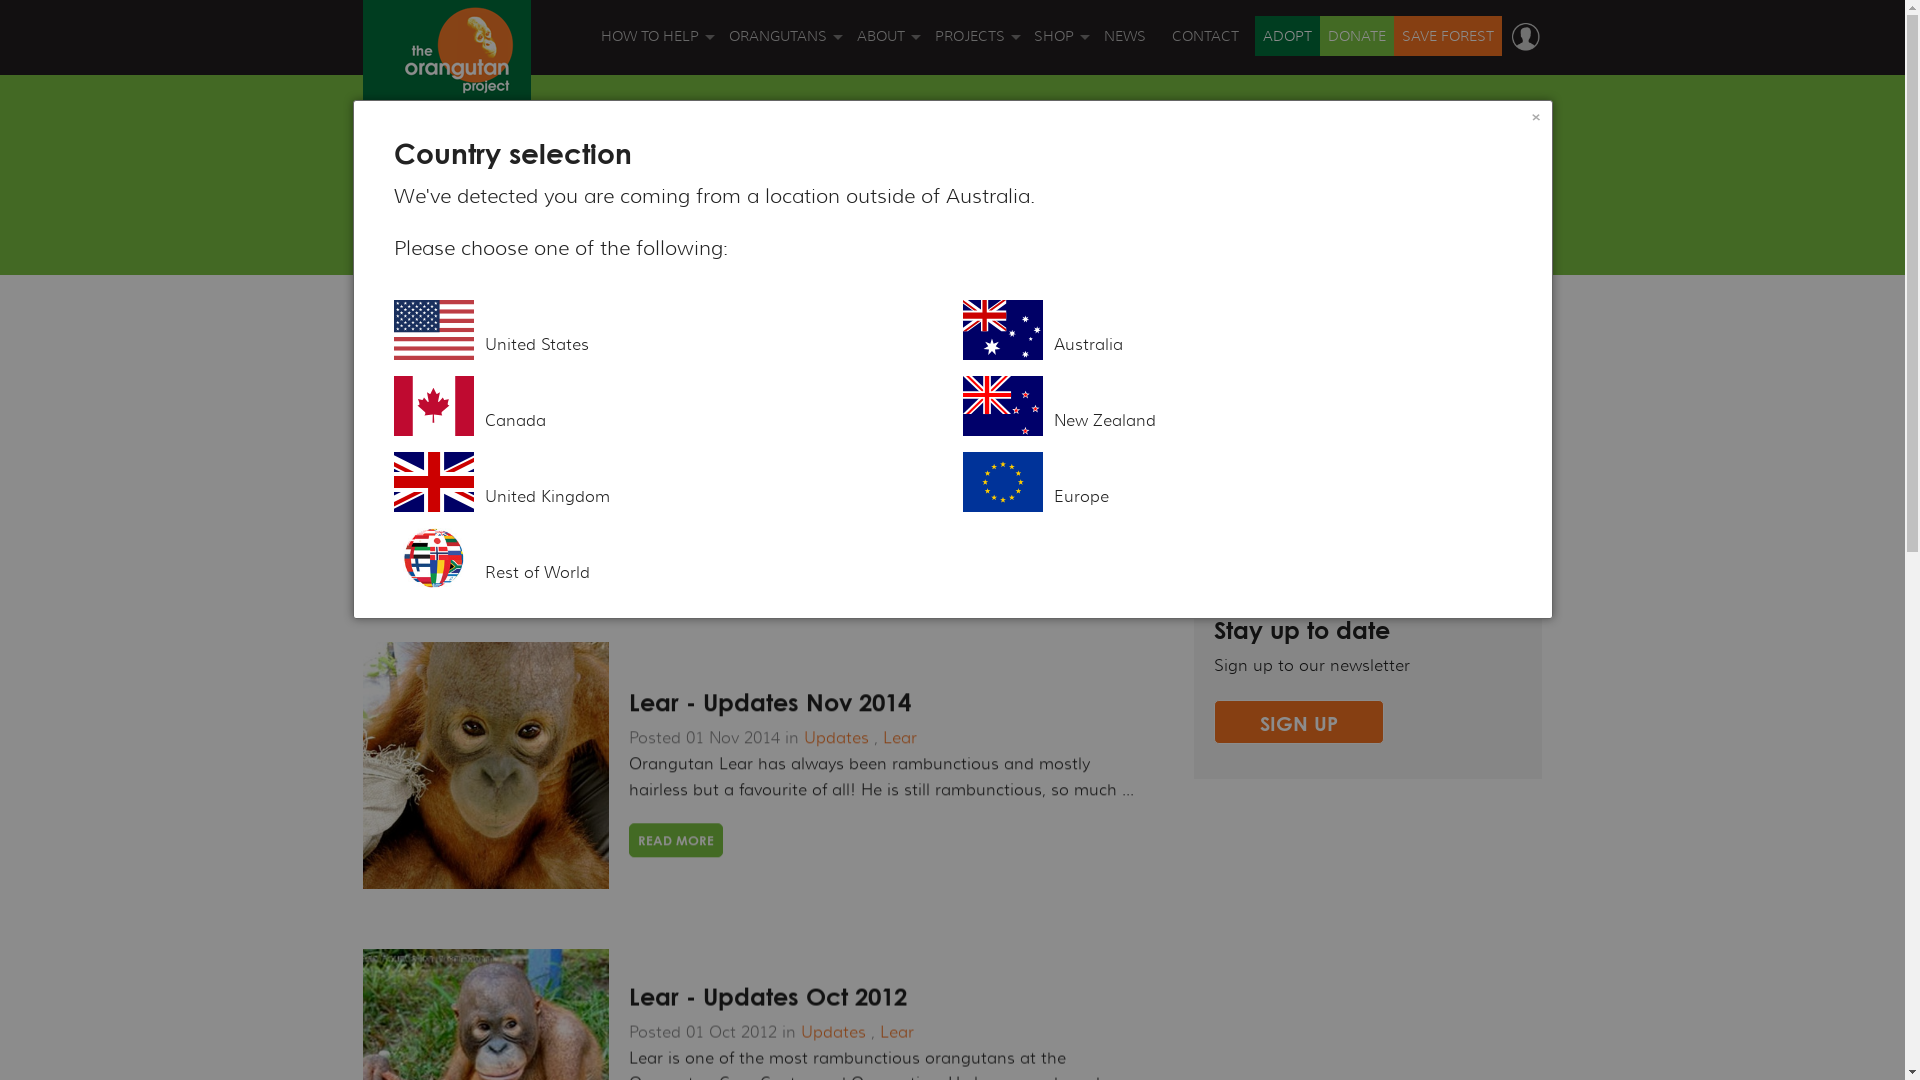 This screenshot has width=1920, height=1080. Describe the element at coordinates (1055, 146) in the screenshot. I see `'GIFT CARDS'` at that location.